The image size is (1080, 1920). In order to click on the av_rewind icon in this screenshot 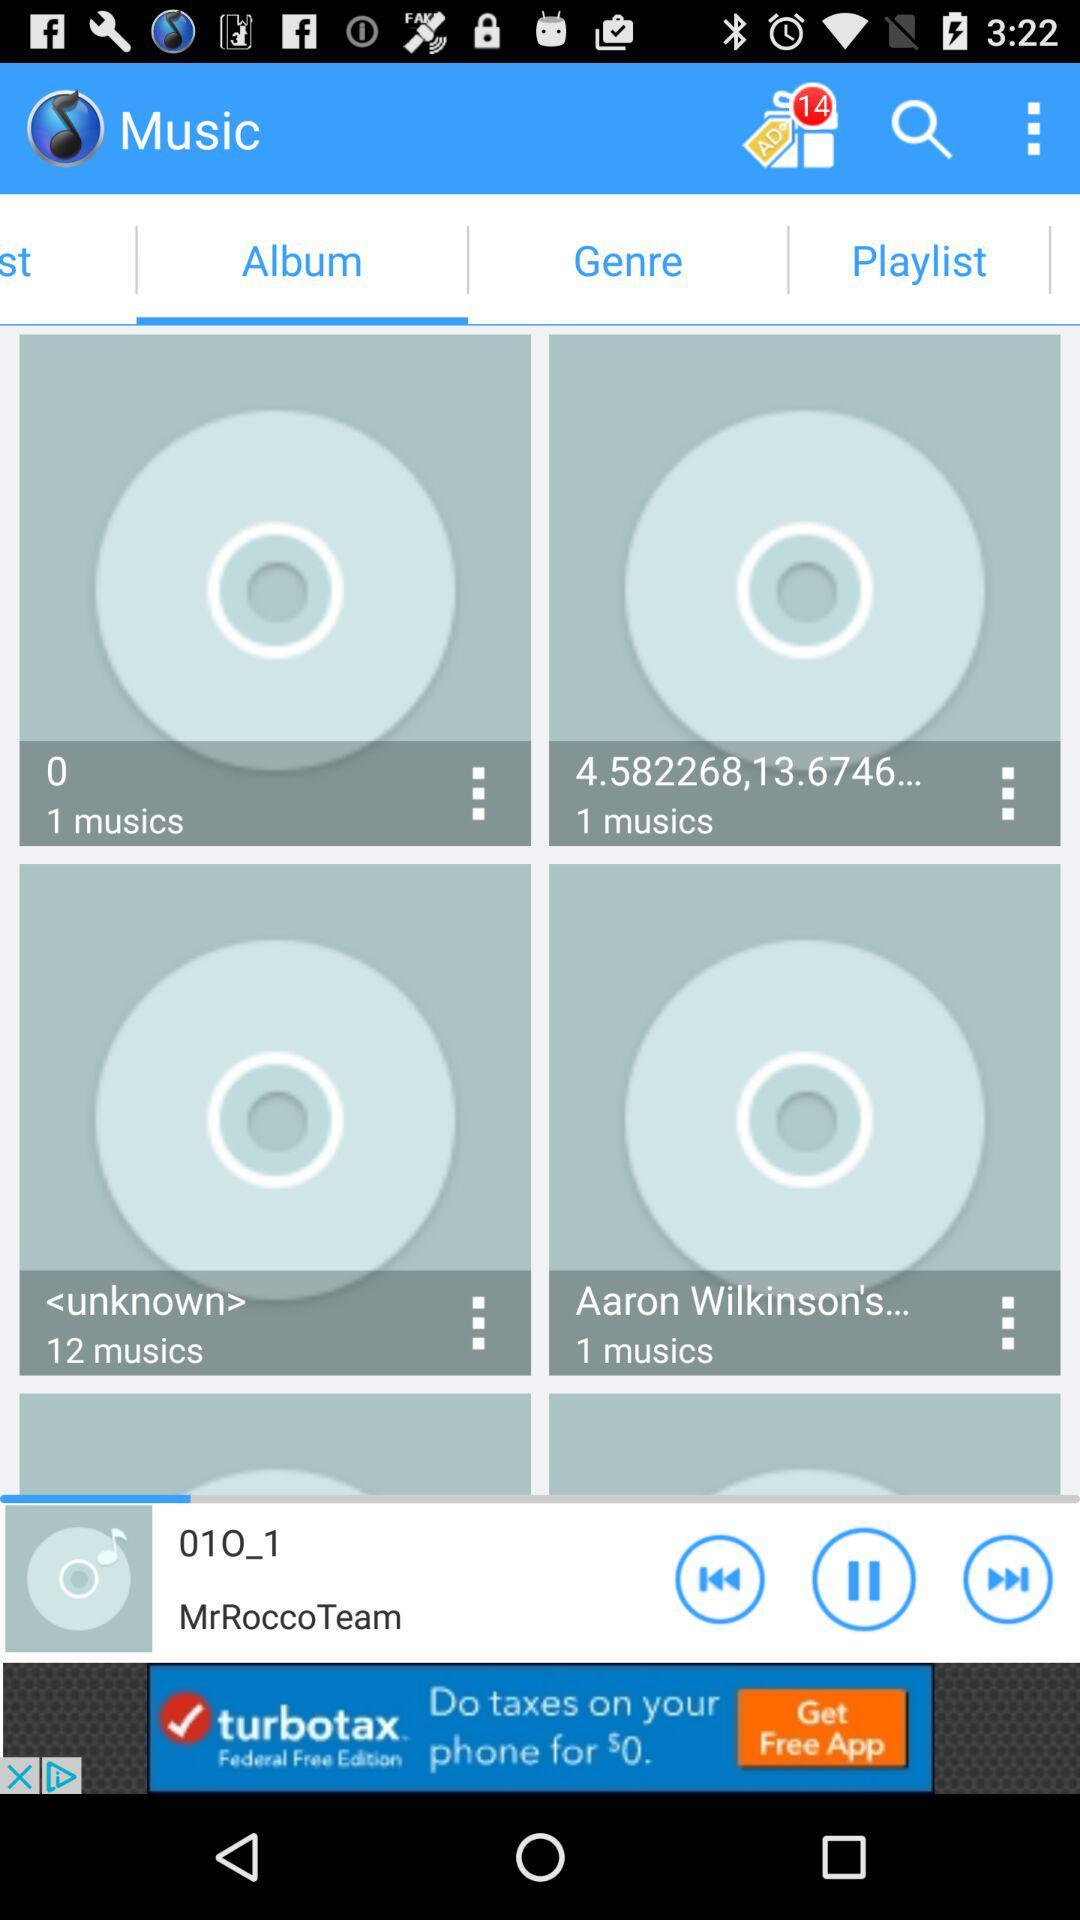, I will do `click(720, 1688)`.